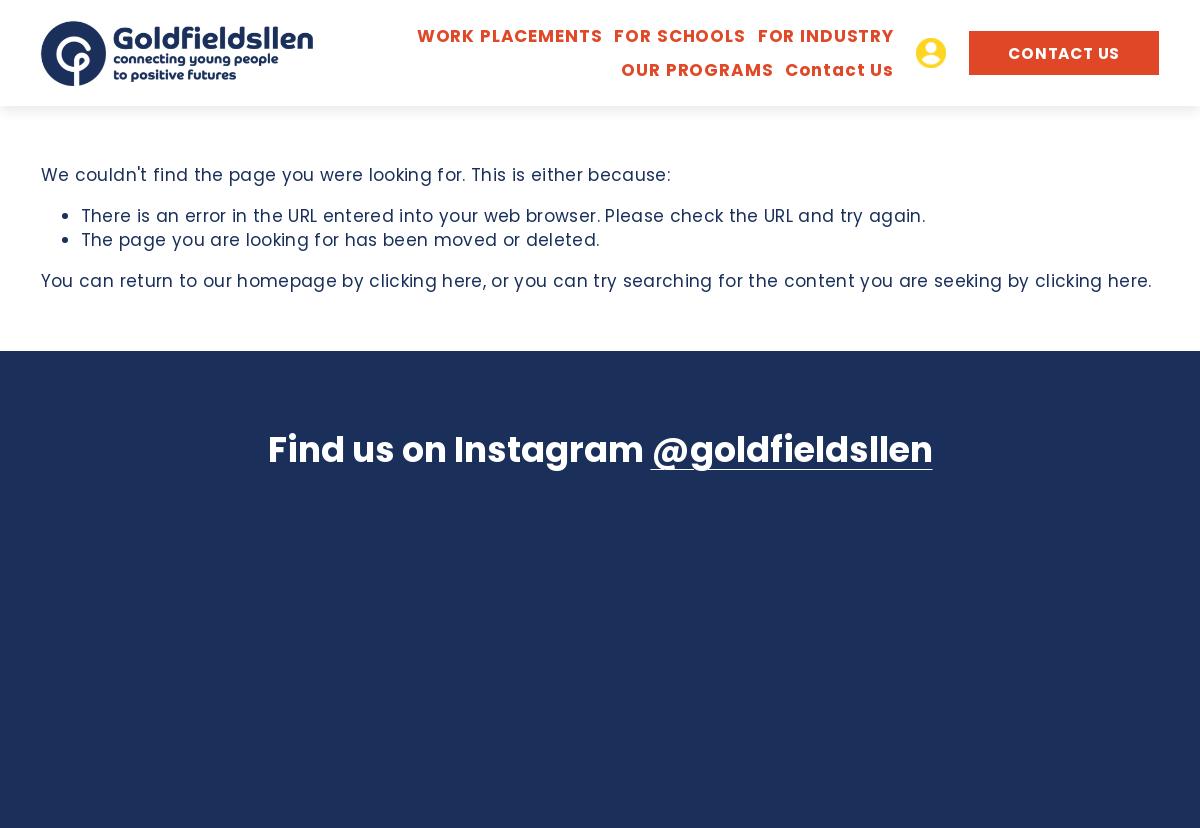 This screenshot has height=828, width=1200. Describe the element at coordinates (834, 116) in the screenshot. I see `'ABOUT US'` at that location.